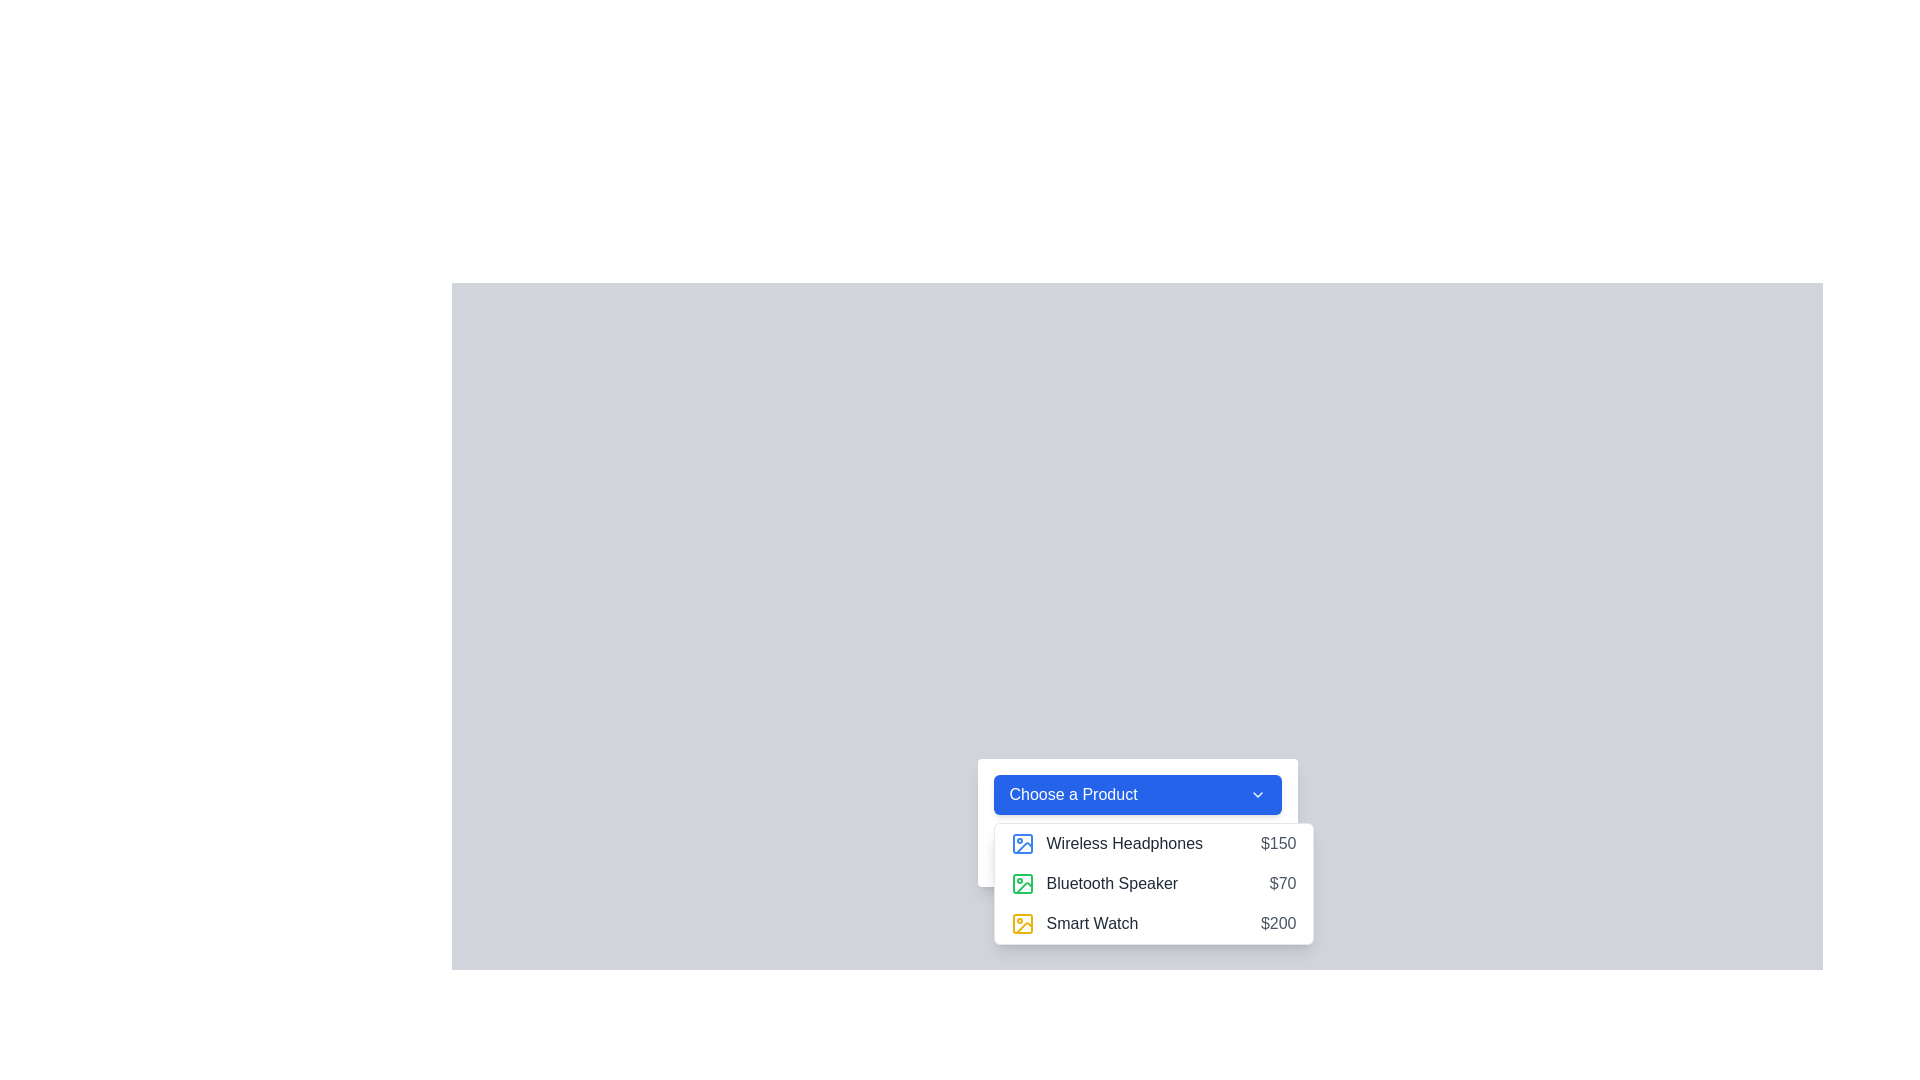 This screenshot has height=1080, width=1920. Describe the element at coordinates (1277, 924) in the screenshot. I see `the Text Label displaying the price '$200' of the 'Smart Watch' product entry, which is positioned in the rightmost portion of the layout` at that location.